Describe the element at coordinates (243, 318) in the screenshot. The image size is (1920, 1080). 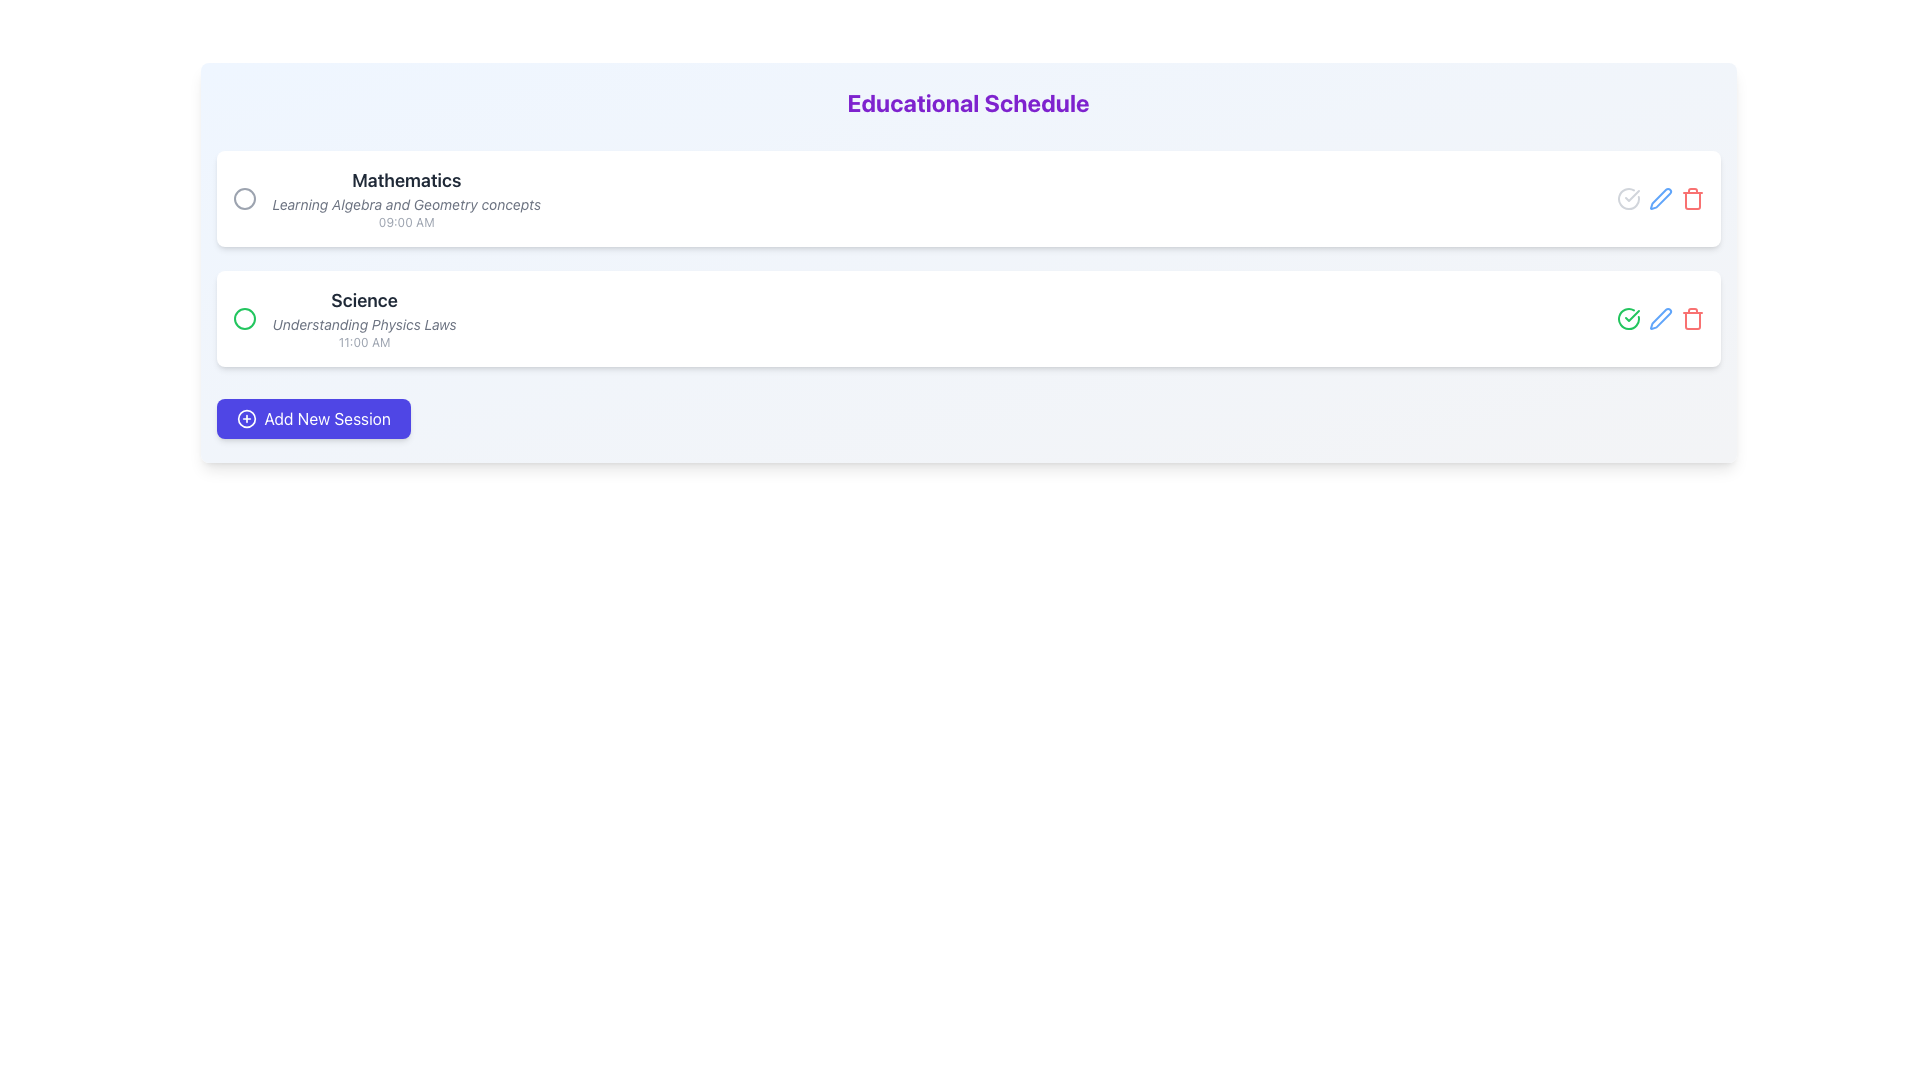
I see `the status indication represented by the icon located to the left of the 'Science' title in the session card` at that location.